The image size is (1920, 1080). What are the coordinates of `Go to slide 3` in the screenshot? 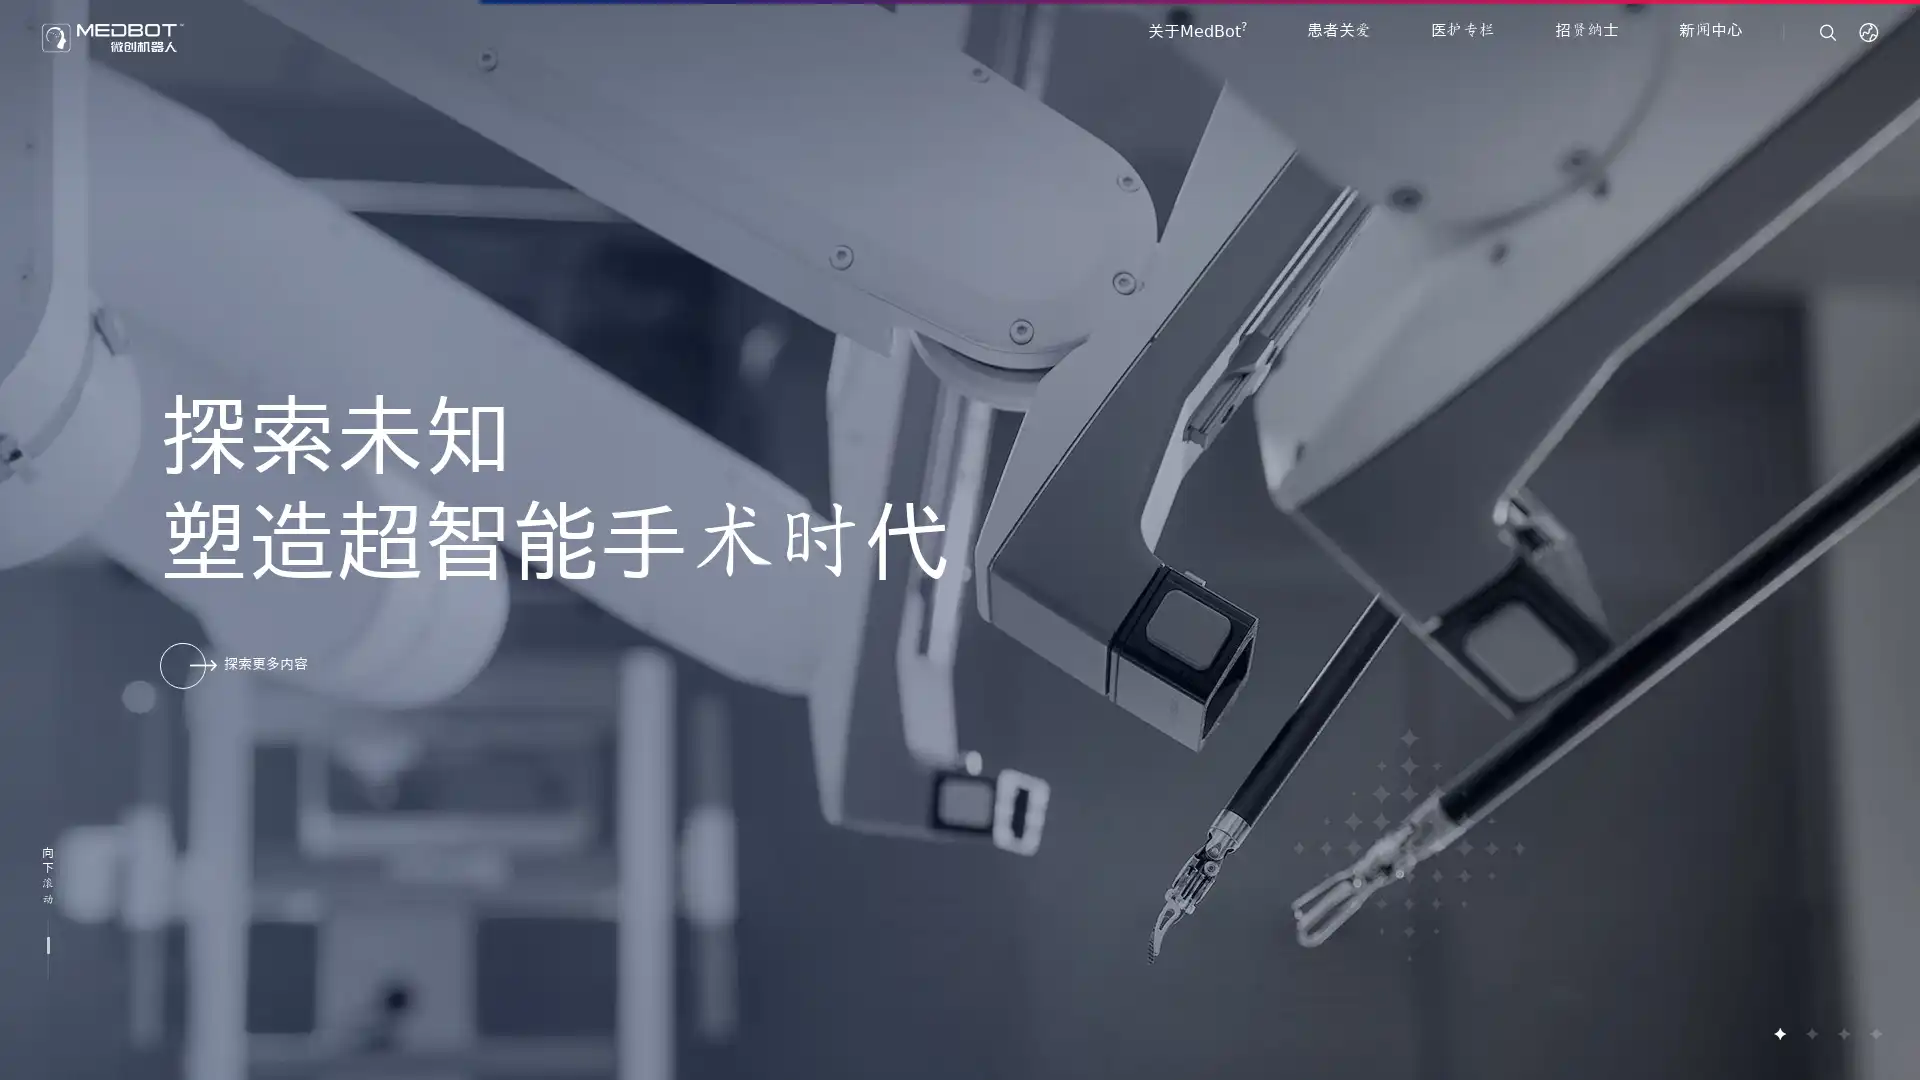 It's located at (1842, 1033).